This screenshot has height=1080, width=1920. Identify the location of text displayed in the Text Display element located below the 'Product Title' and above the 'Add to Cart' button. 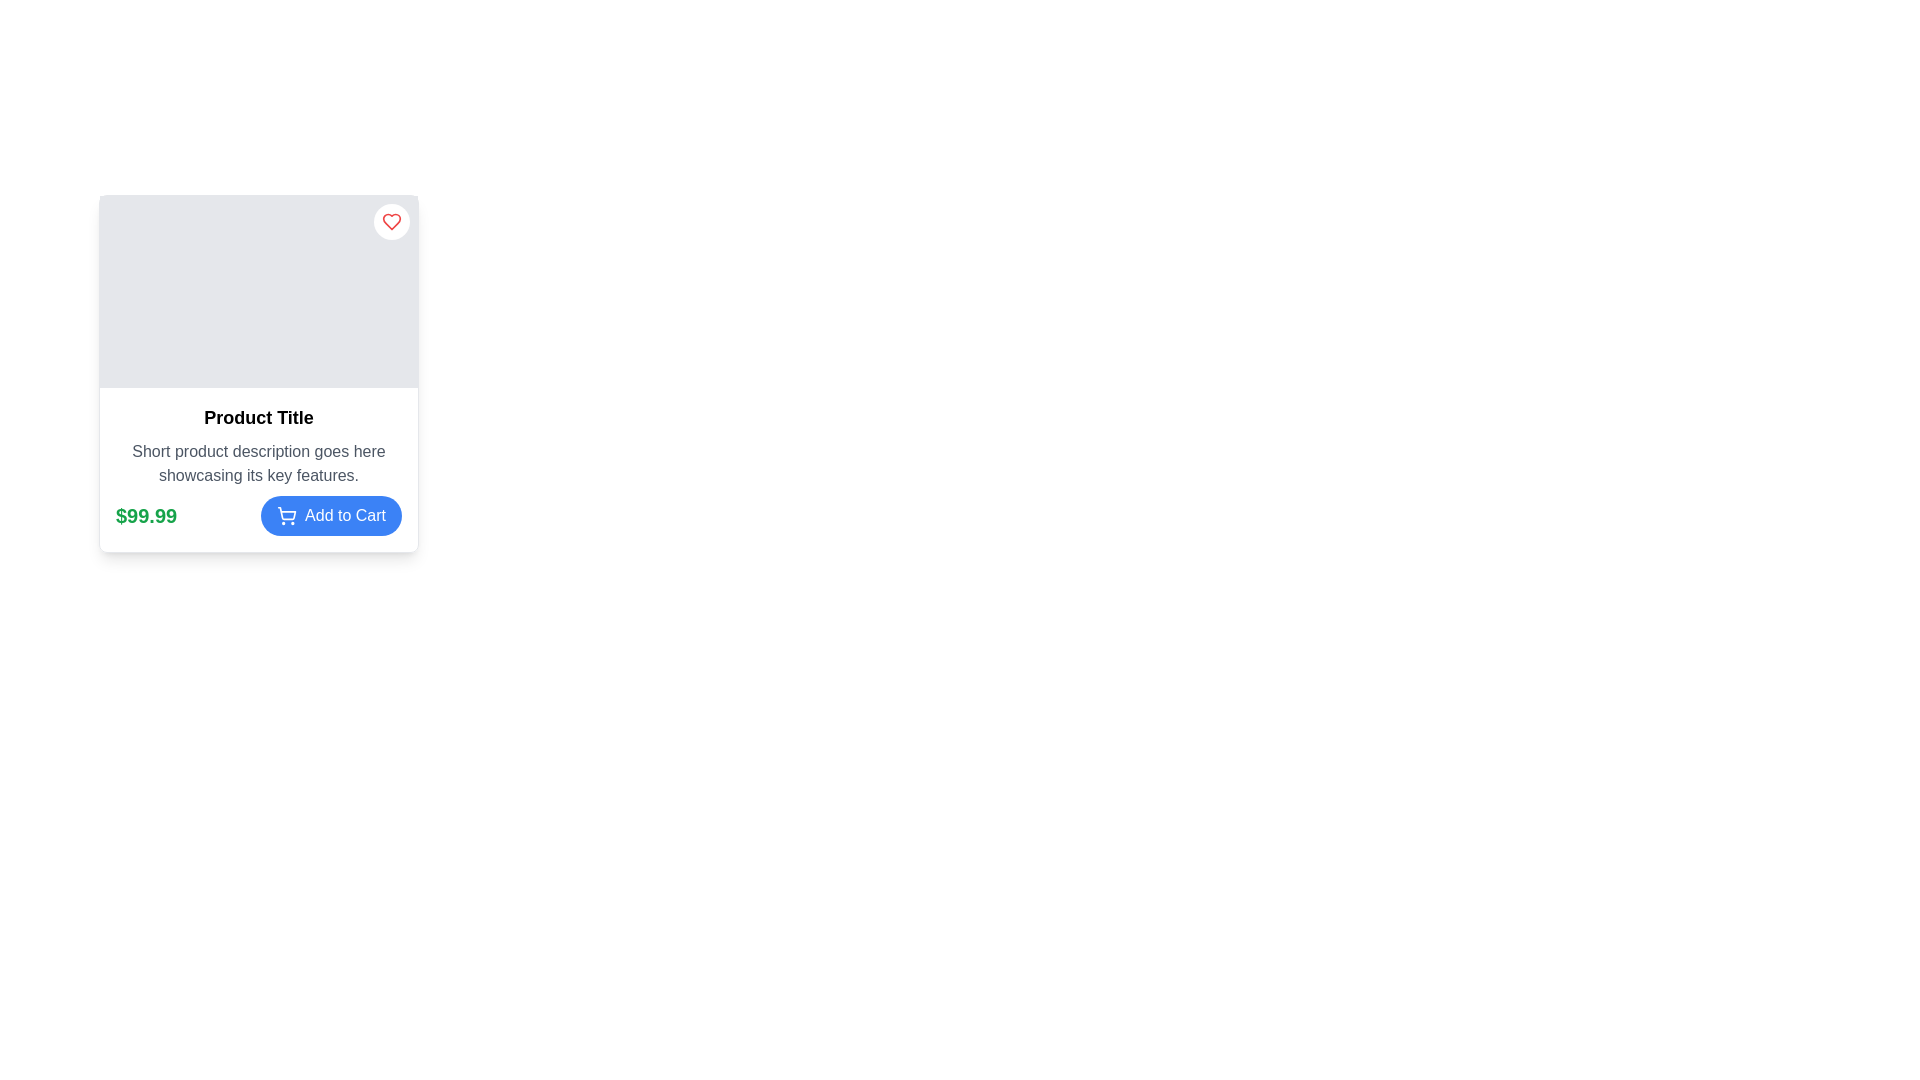
(258, 463).